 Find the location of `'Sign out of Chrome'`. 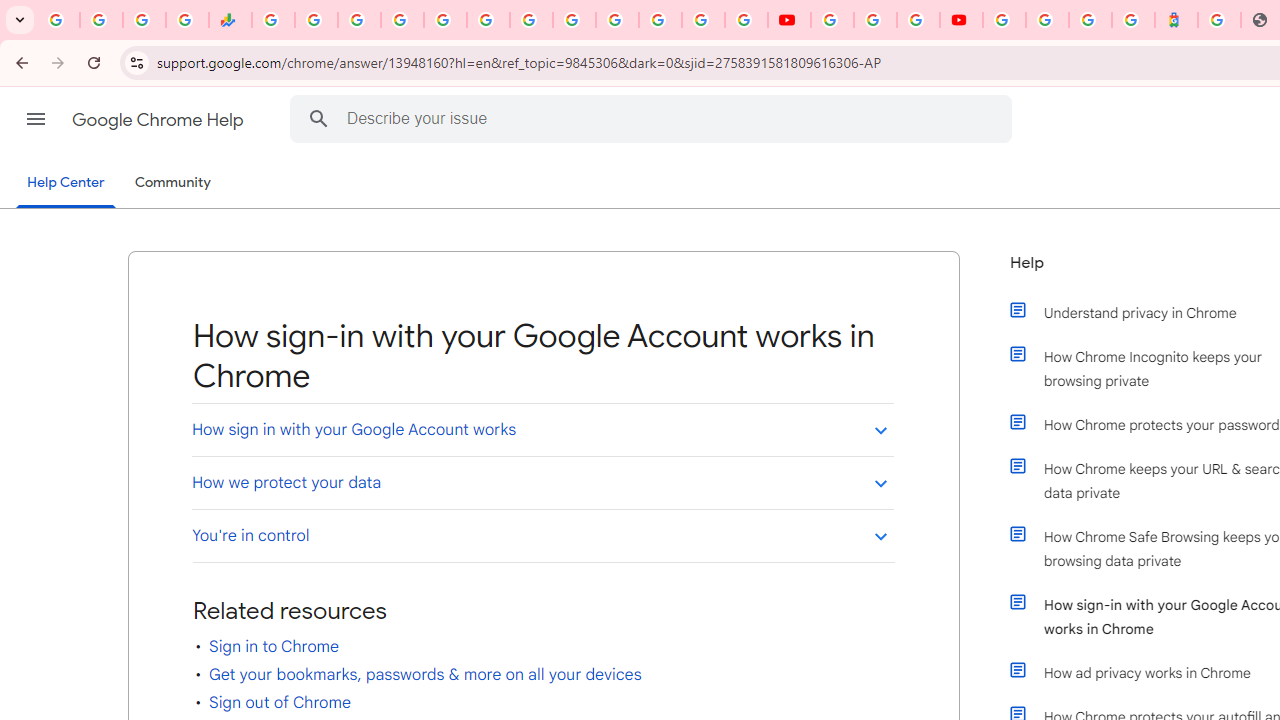

'Sign out of Chrome' is located at coordinates (278, 701).